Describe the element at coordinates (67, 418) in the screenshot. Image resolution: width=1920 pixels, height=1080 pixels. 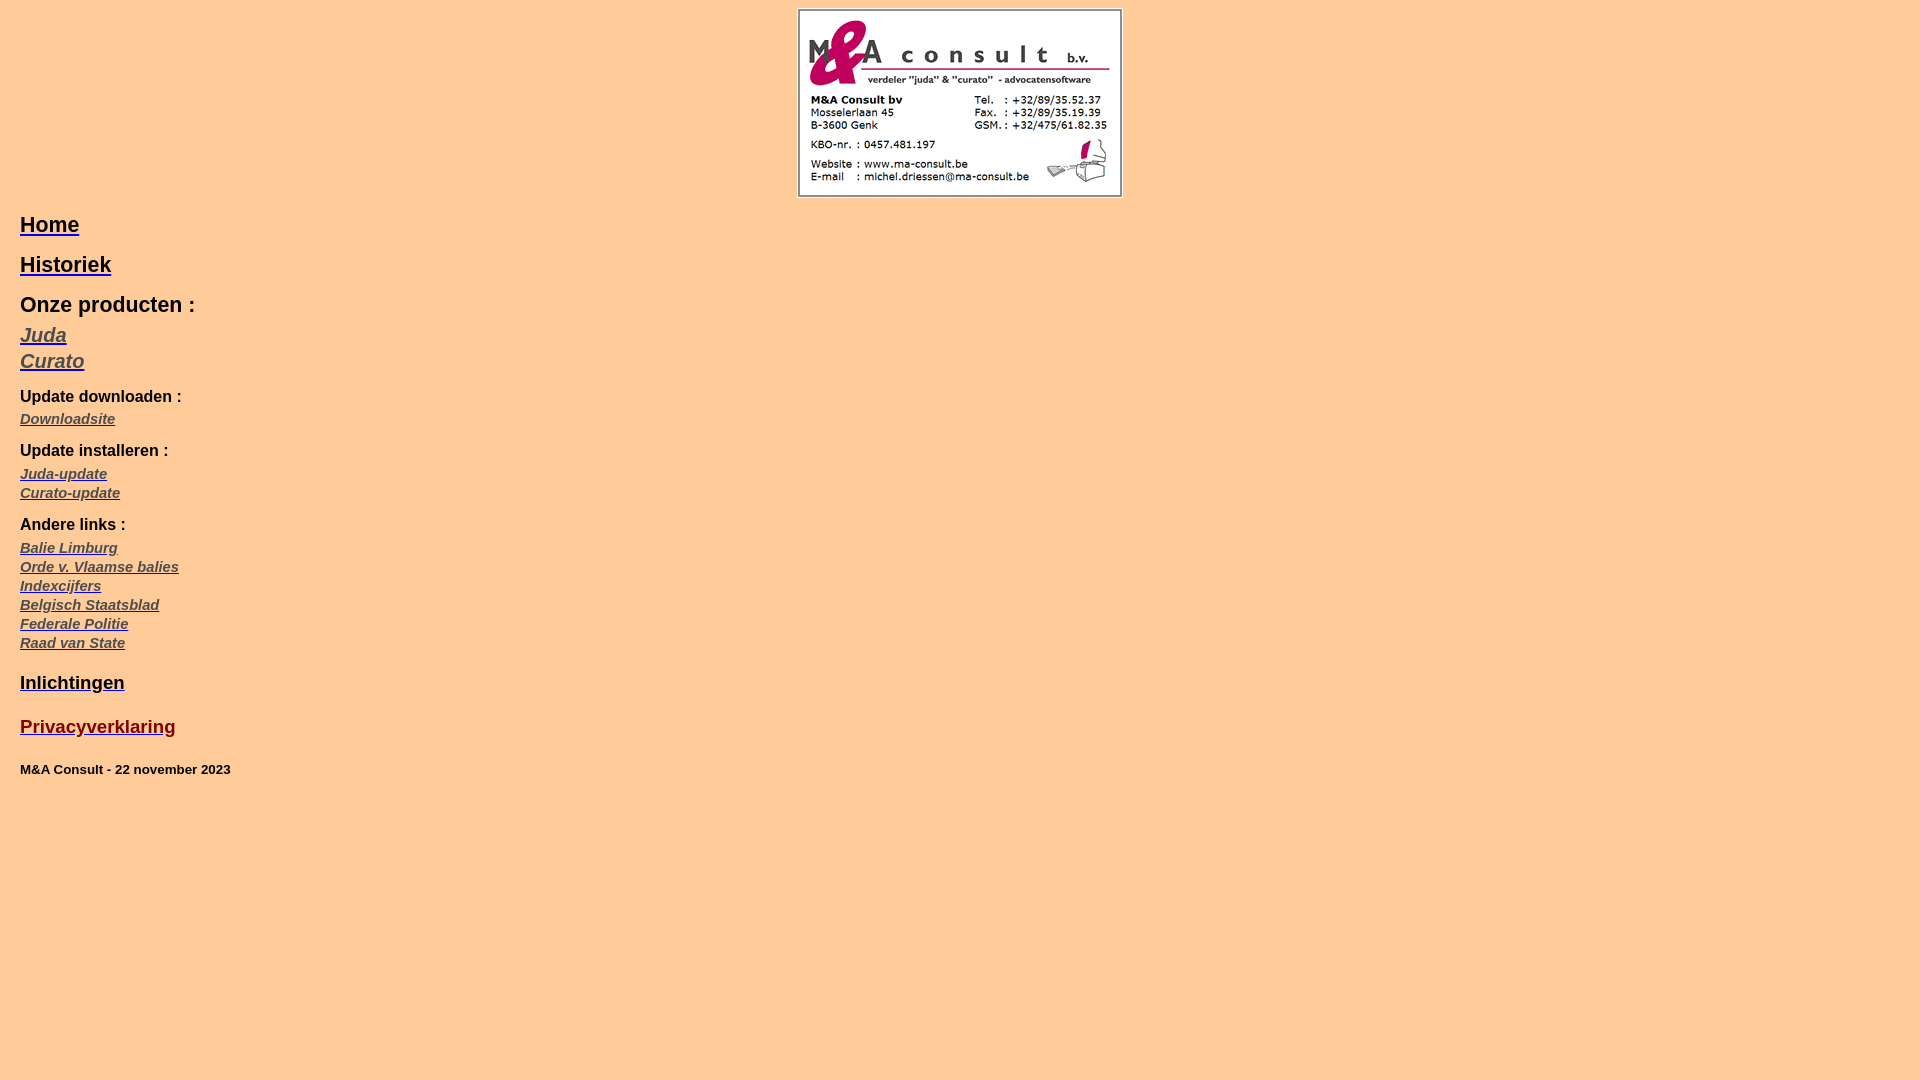
I see `'Downloadsite'` at that location.